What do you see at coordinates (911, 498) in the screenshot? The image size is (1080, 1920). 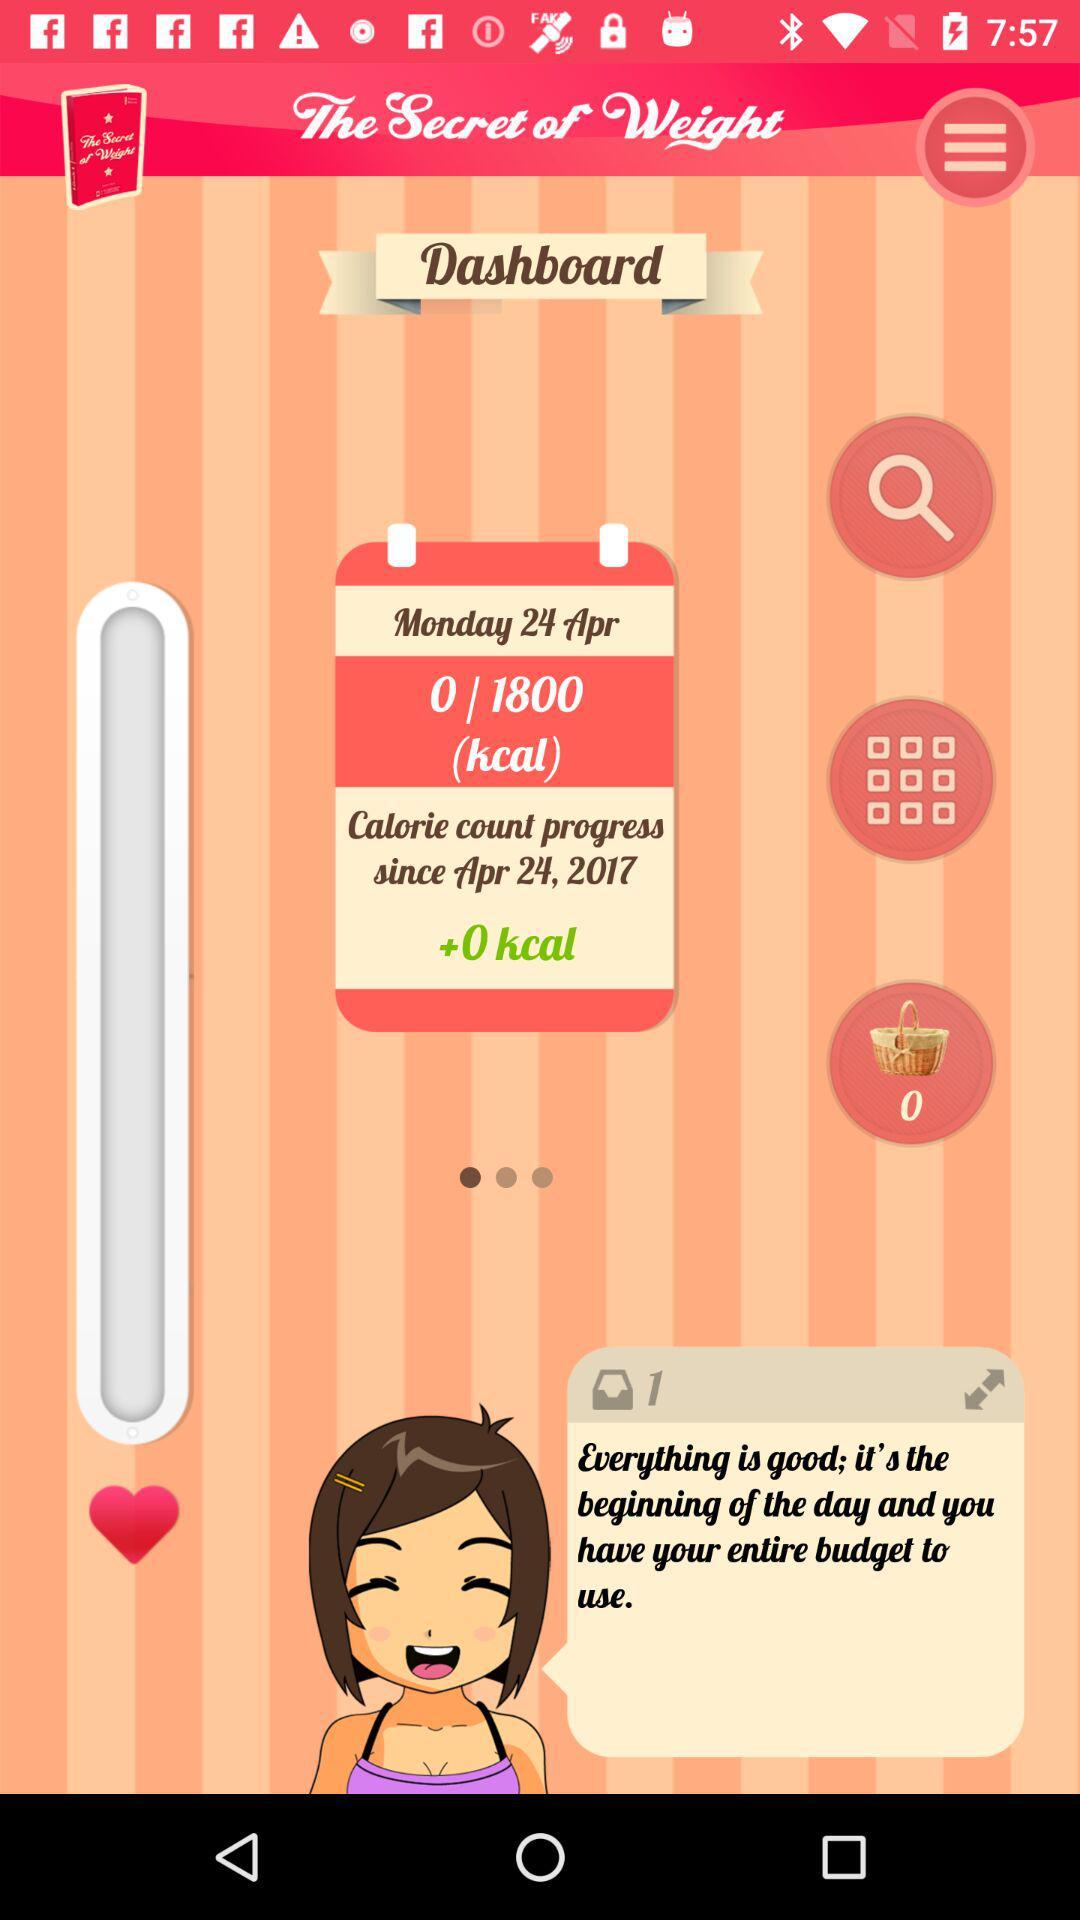 I see `the search icon` at bounding box center [911, 498].